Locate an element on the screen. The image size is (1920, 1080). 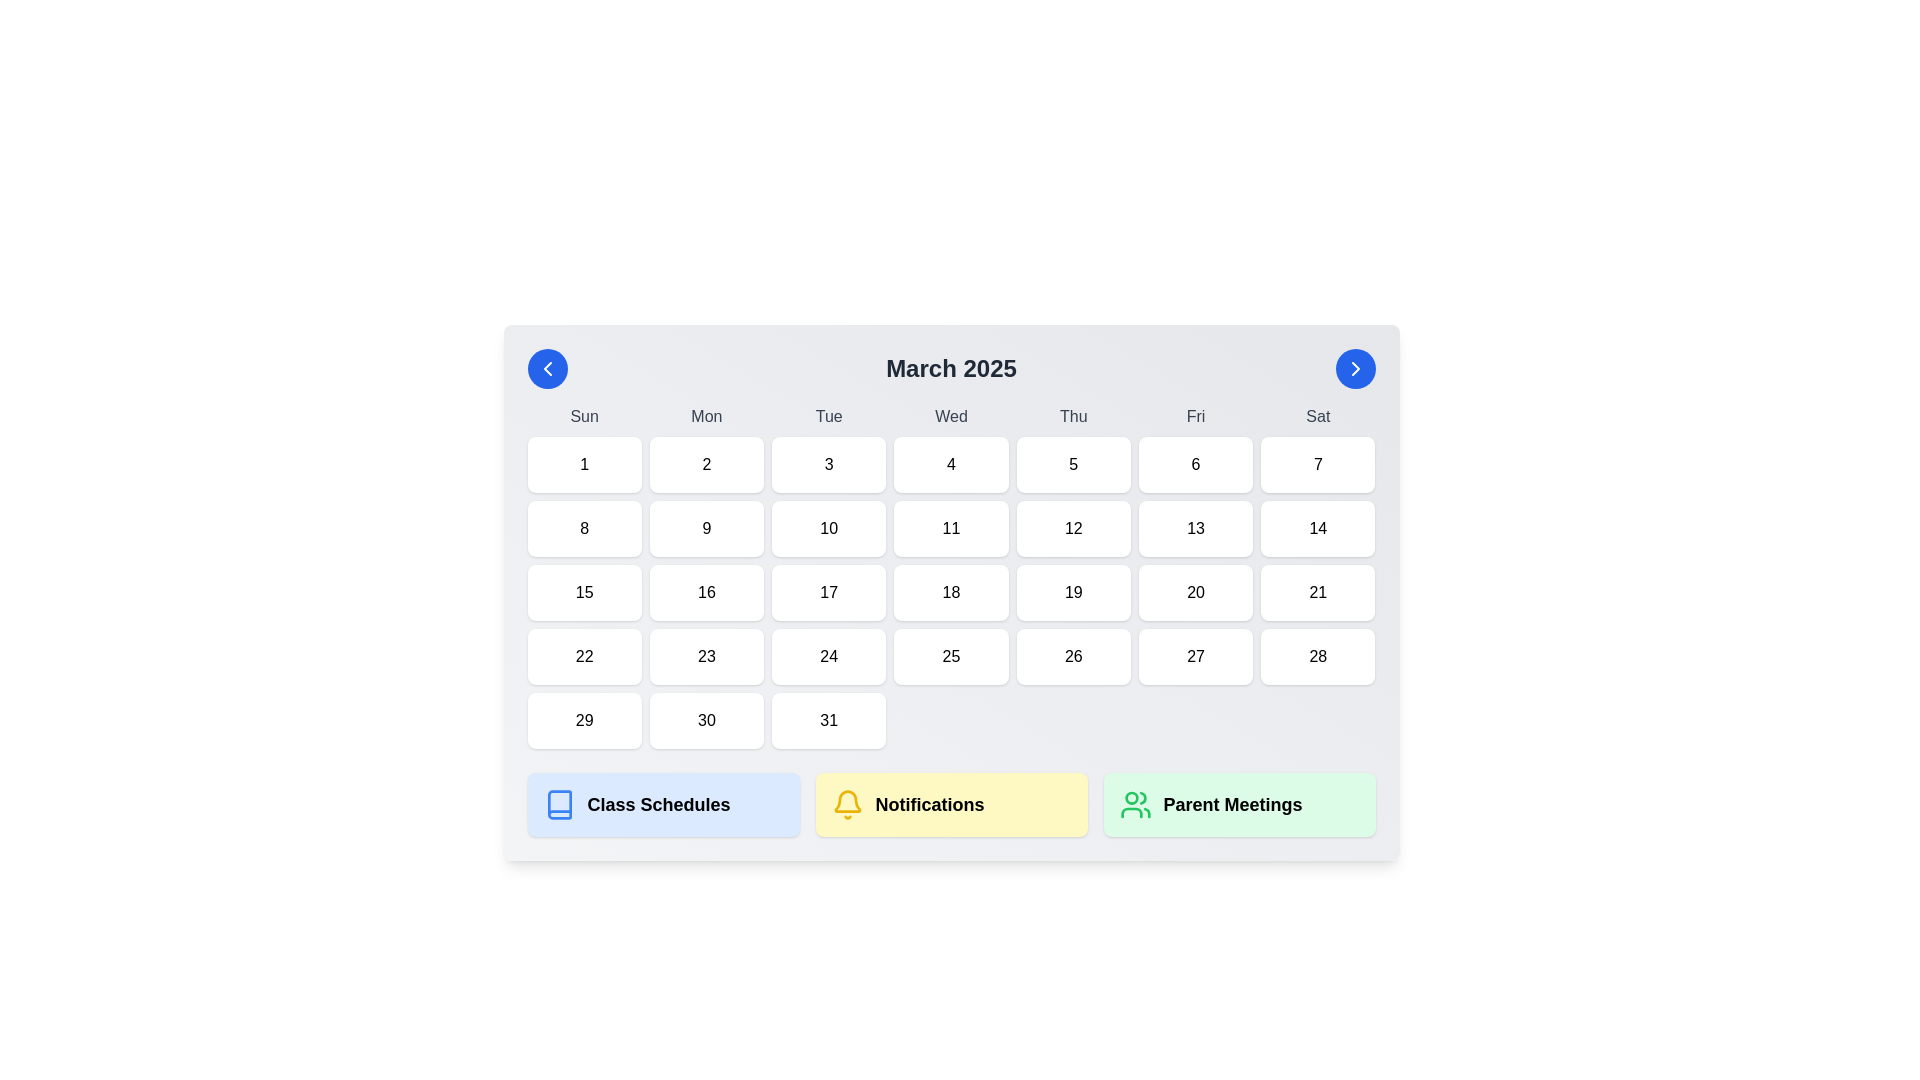
the calendar button representing the date '27' located in the sixth column and fifth row under the 'Fri' header to trigger visual feedback is located at coordinates (1195, 656).